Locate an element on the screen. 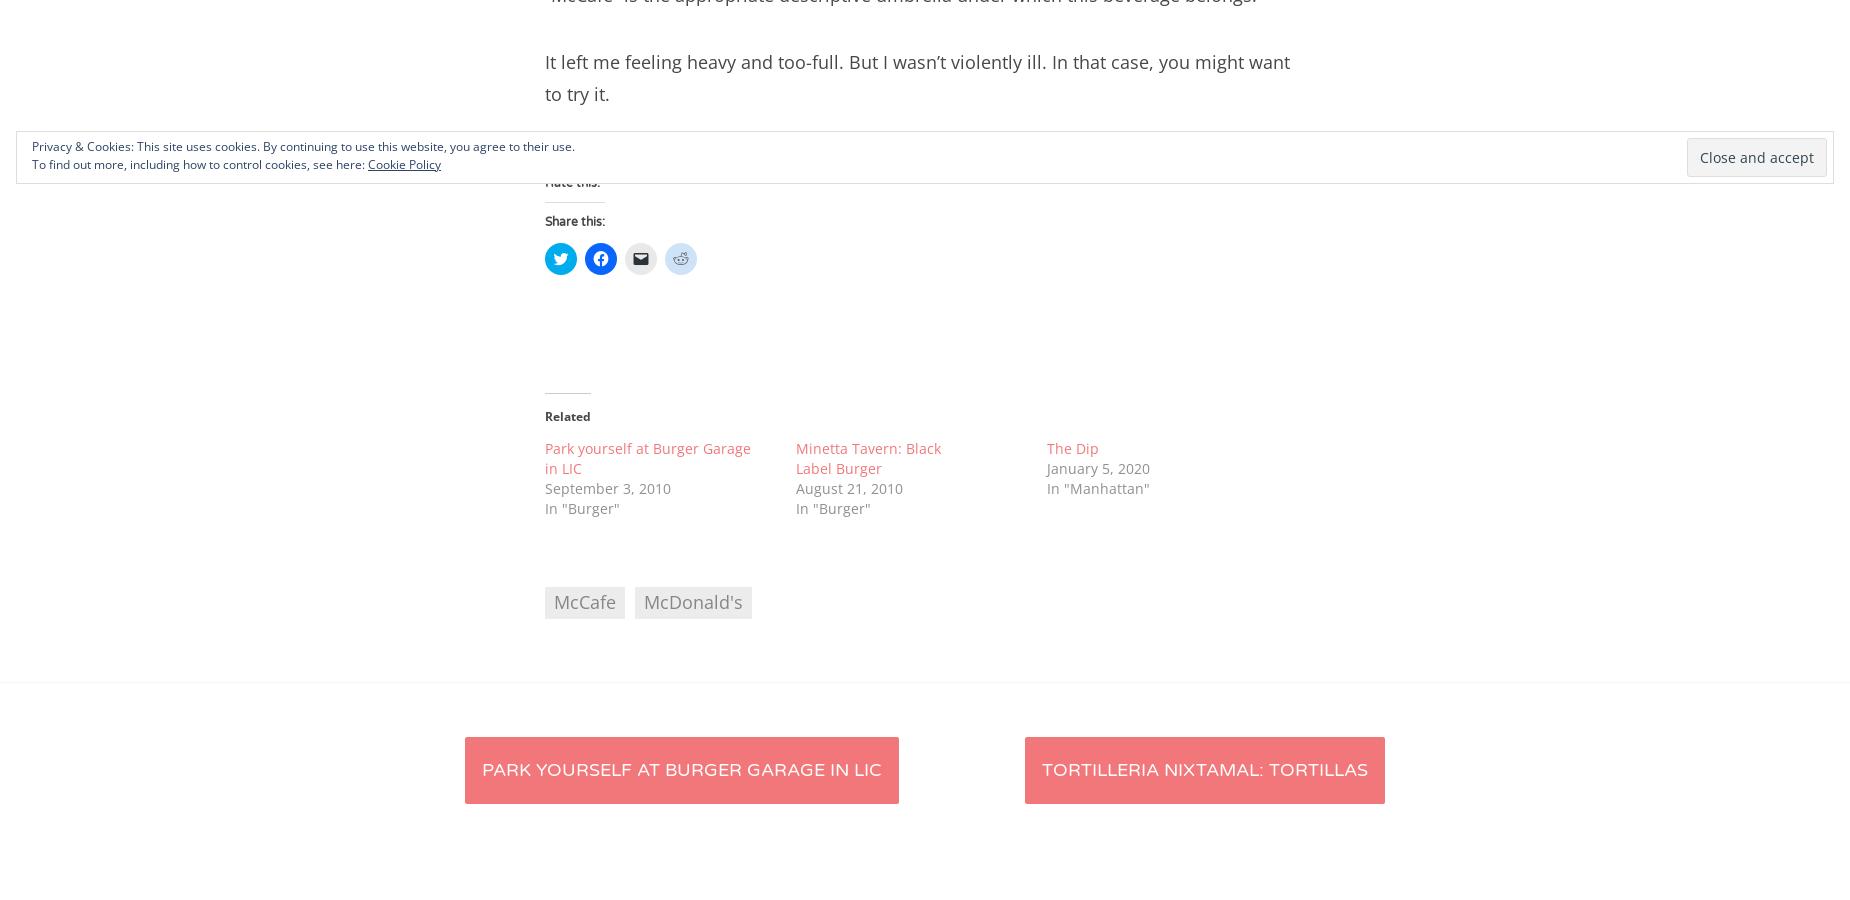 This screenshot has height=900, width=1850. 'Share this:' is located at coordinates (574, 221).